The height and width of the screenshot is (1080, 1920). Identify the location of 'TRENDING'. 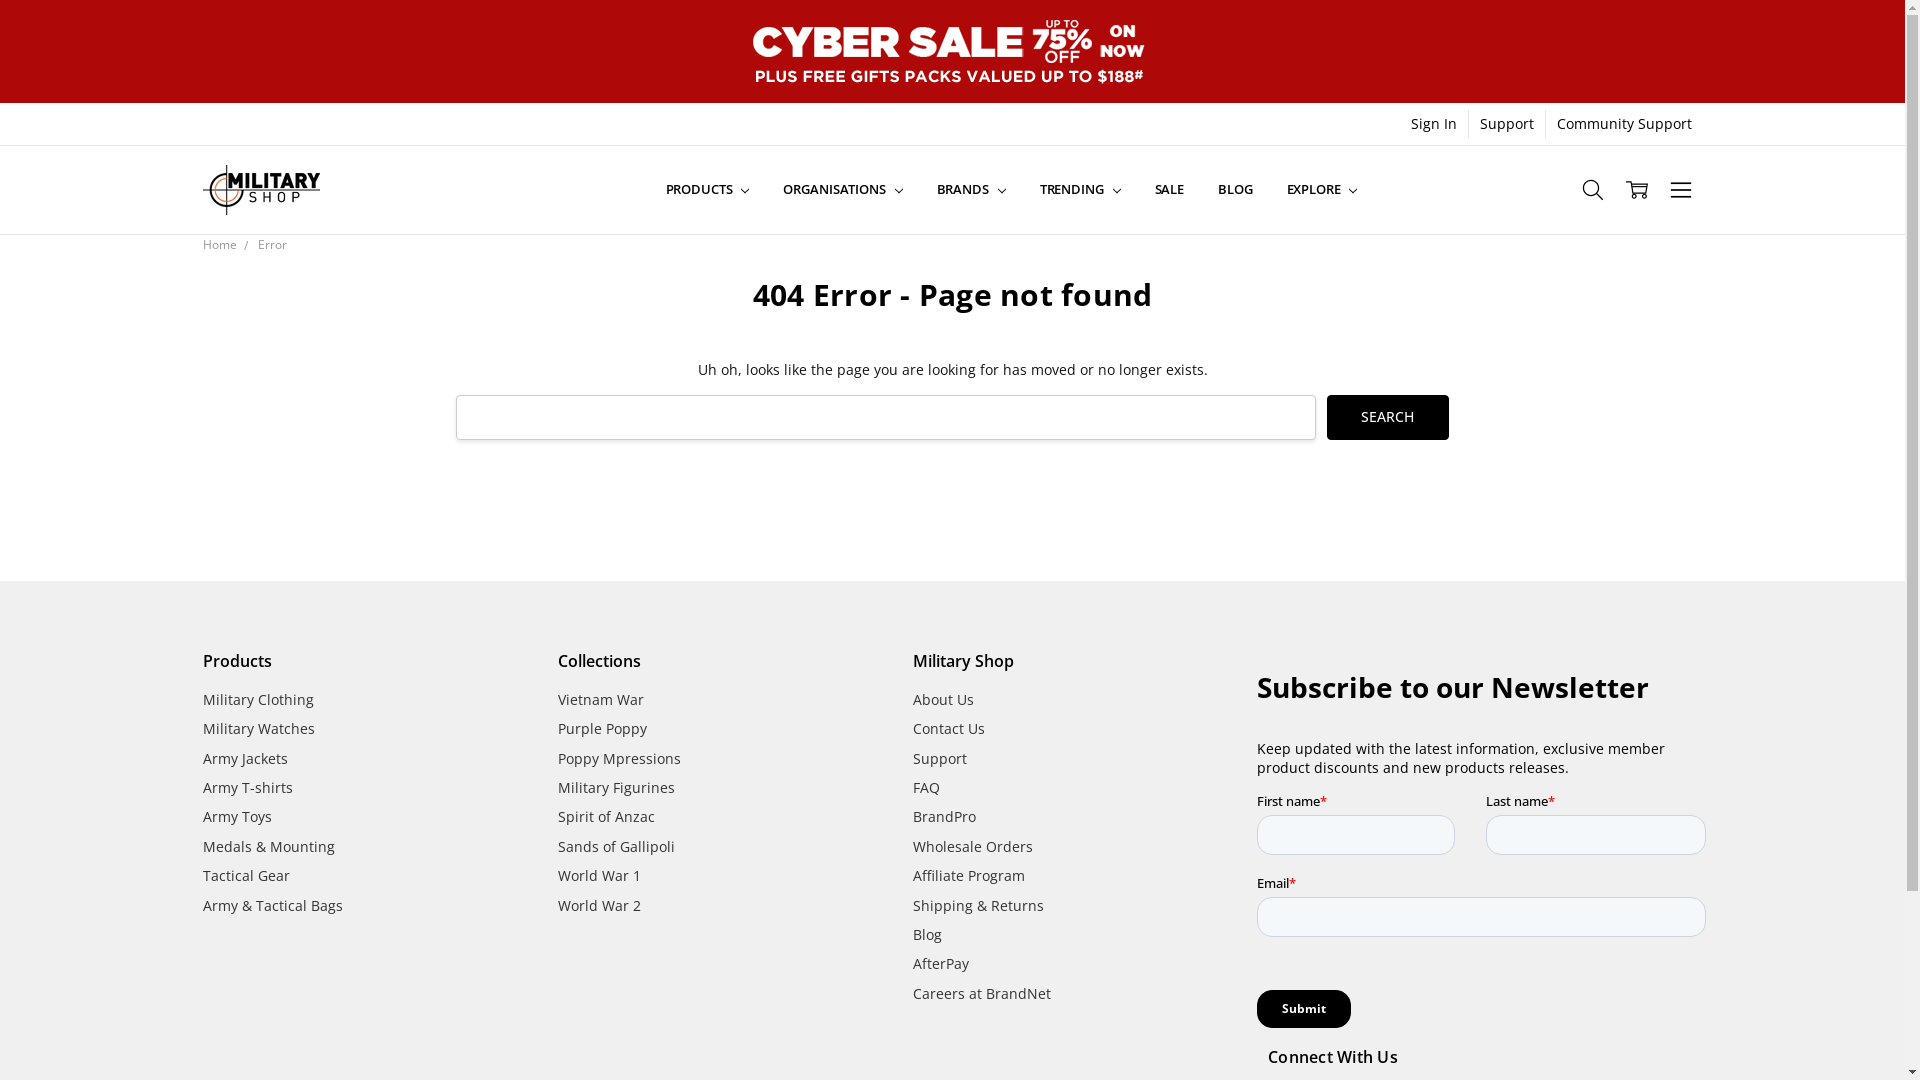
(1079, 189).